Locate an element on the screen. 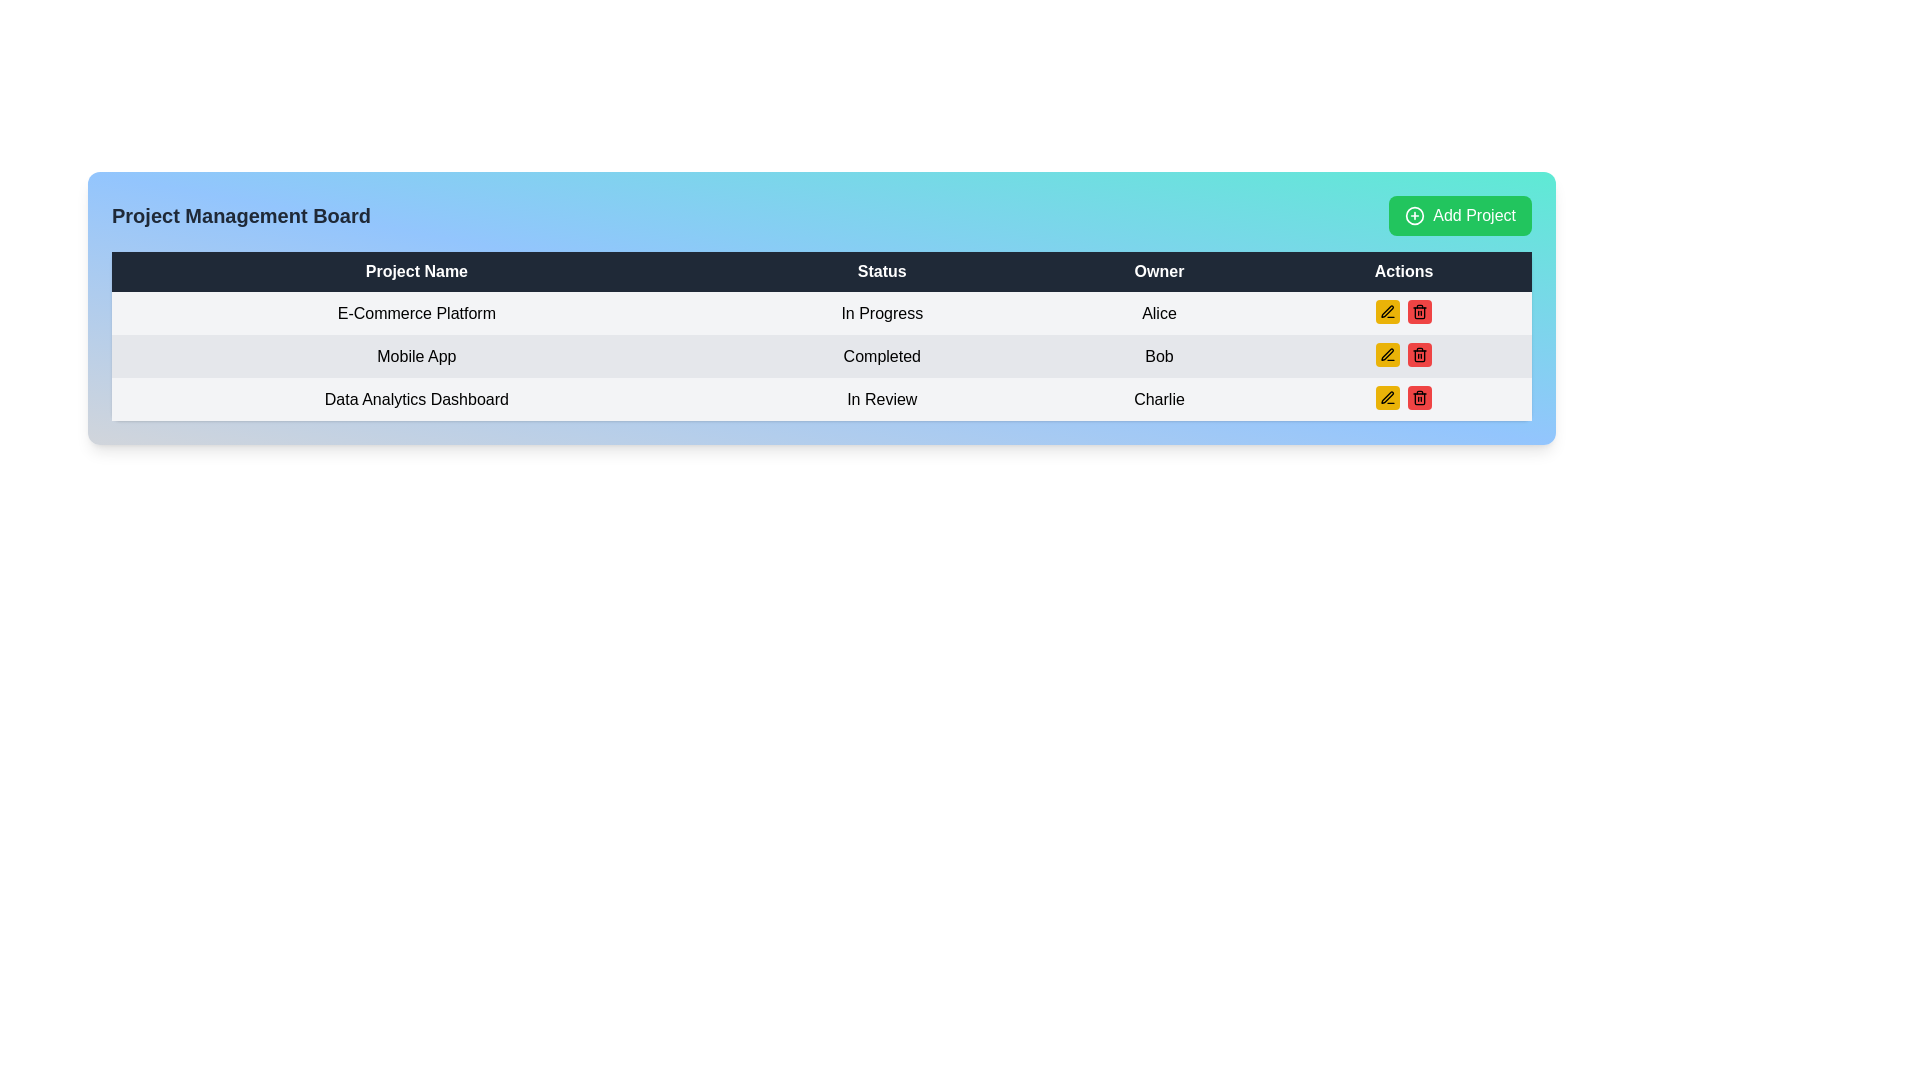 Image resolution: width=1920 pixels, height=1080 pixels. the trash can icon button with a red background located in the middle row of the action column in the table to indicate focus is located at coordinates (1419, 397).